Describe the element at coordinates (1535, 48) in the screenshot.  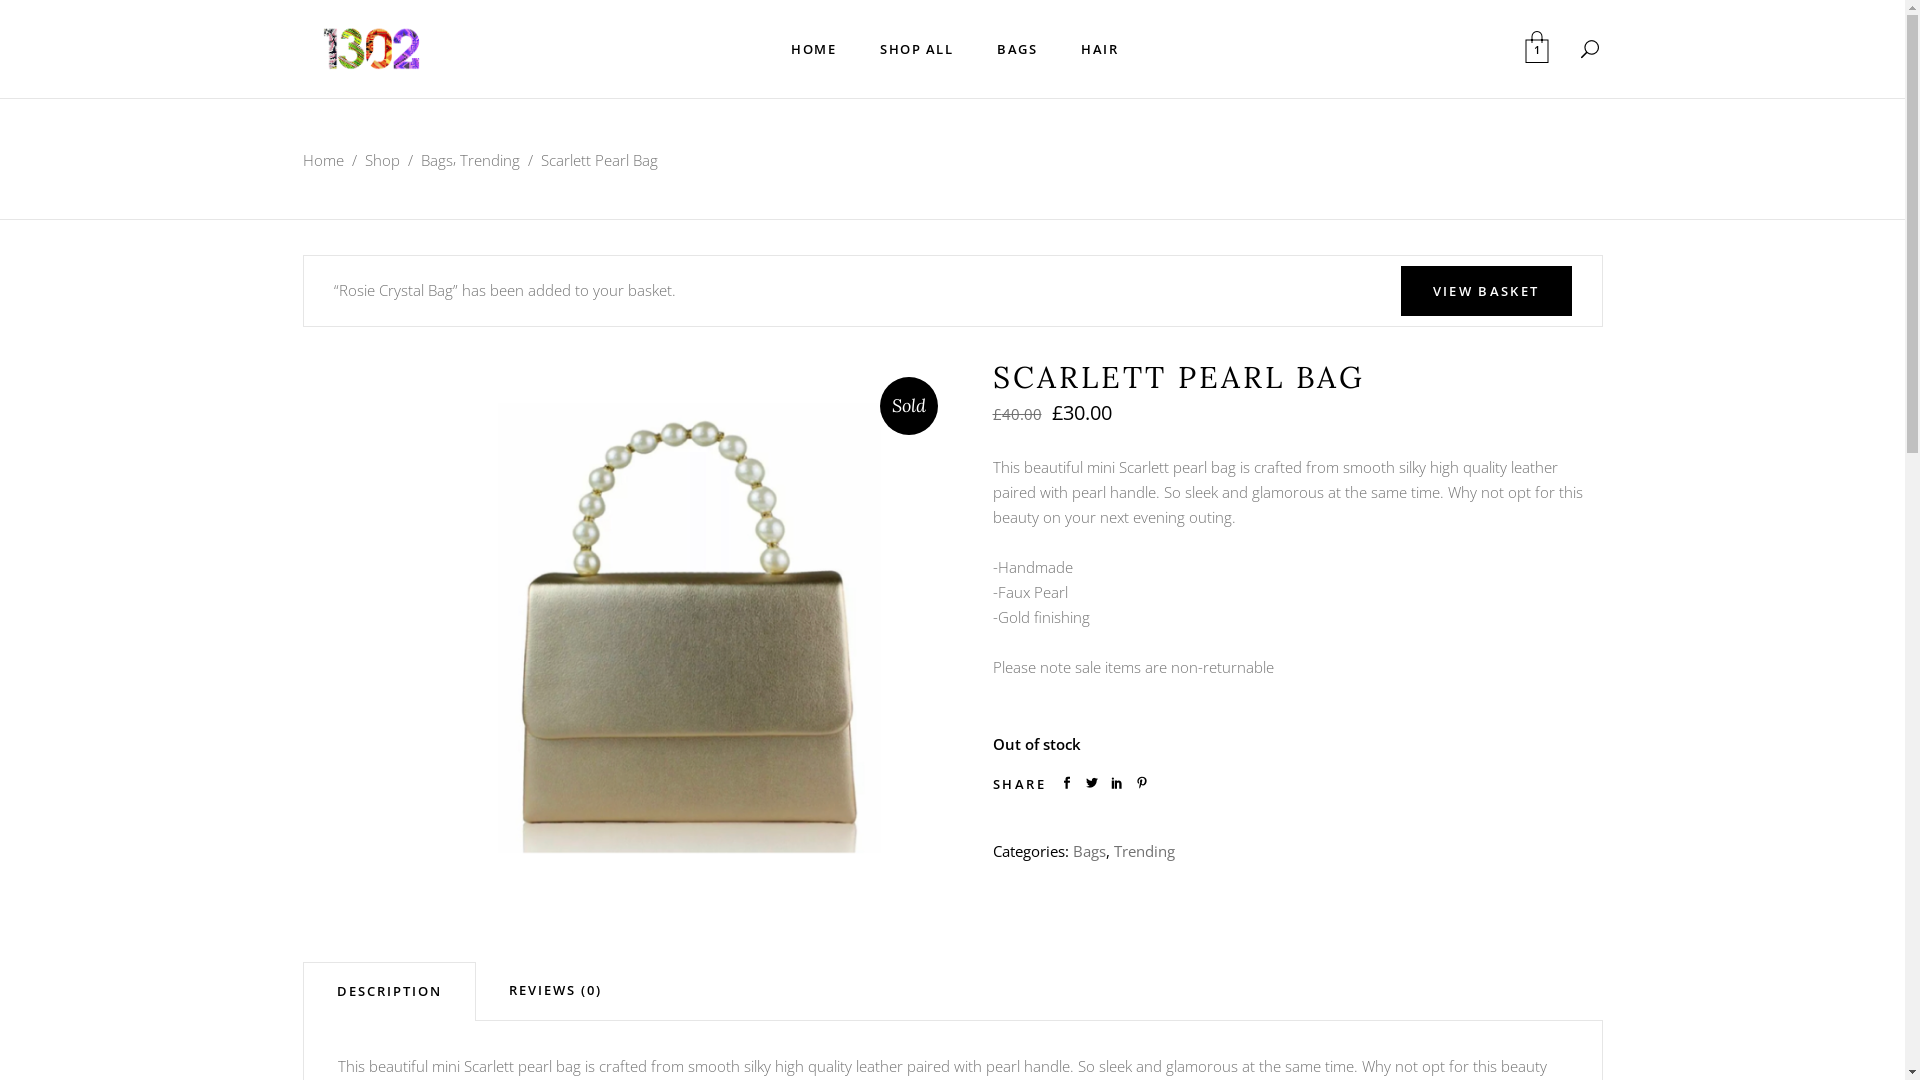
I see `'1'` at that location.